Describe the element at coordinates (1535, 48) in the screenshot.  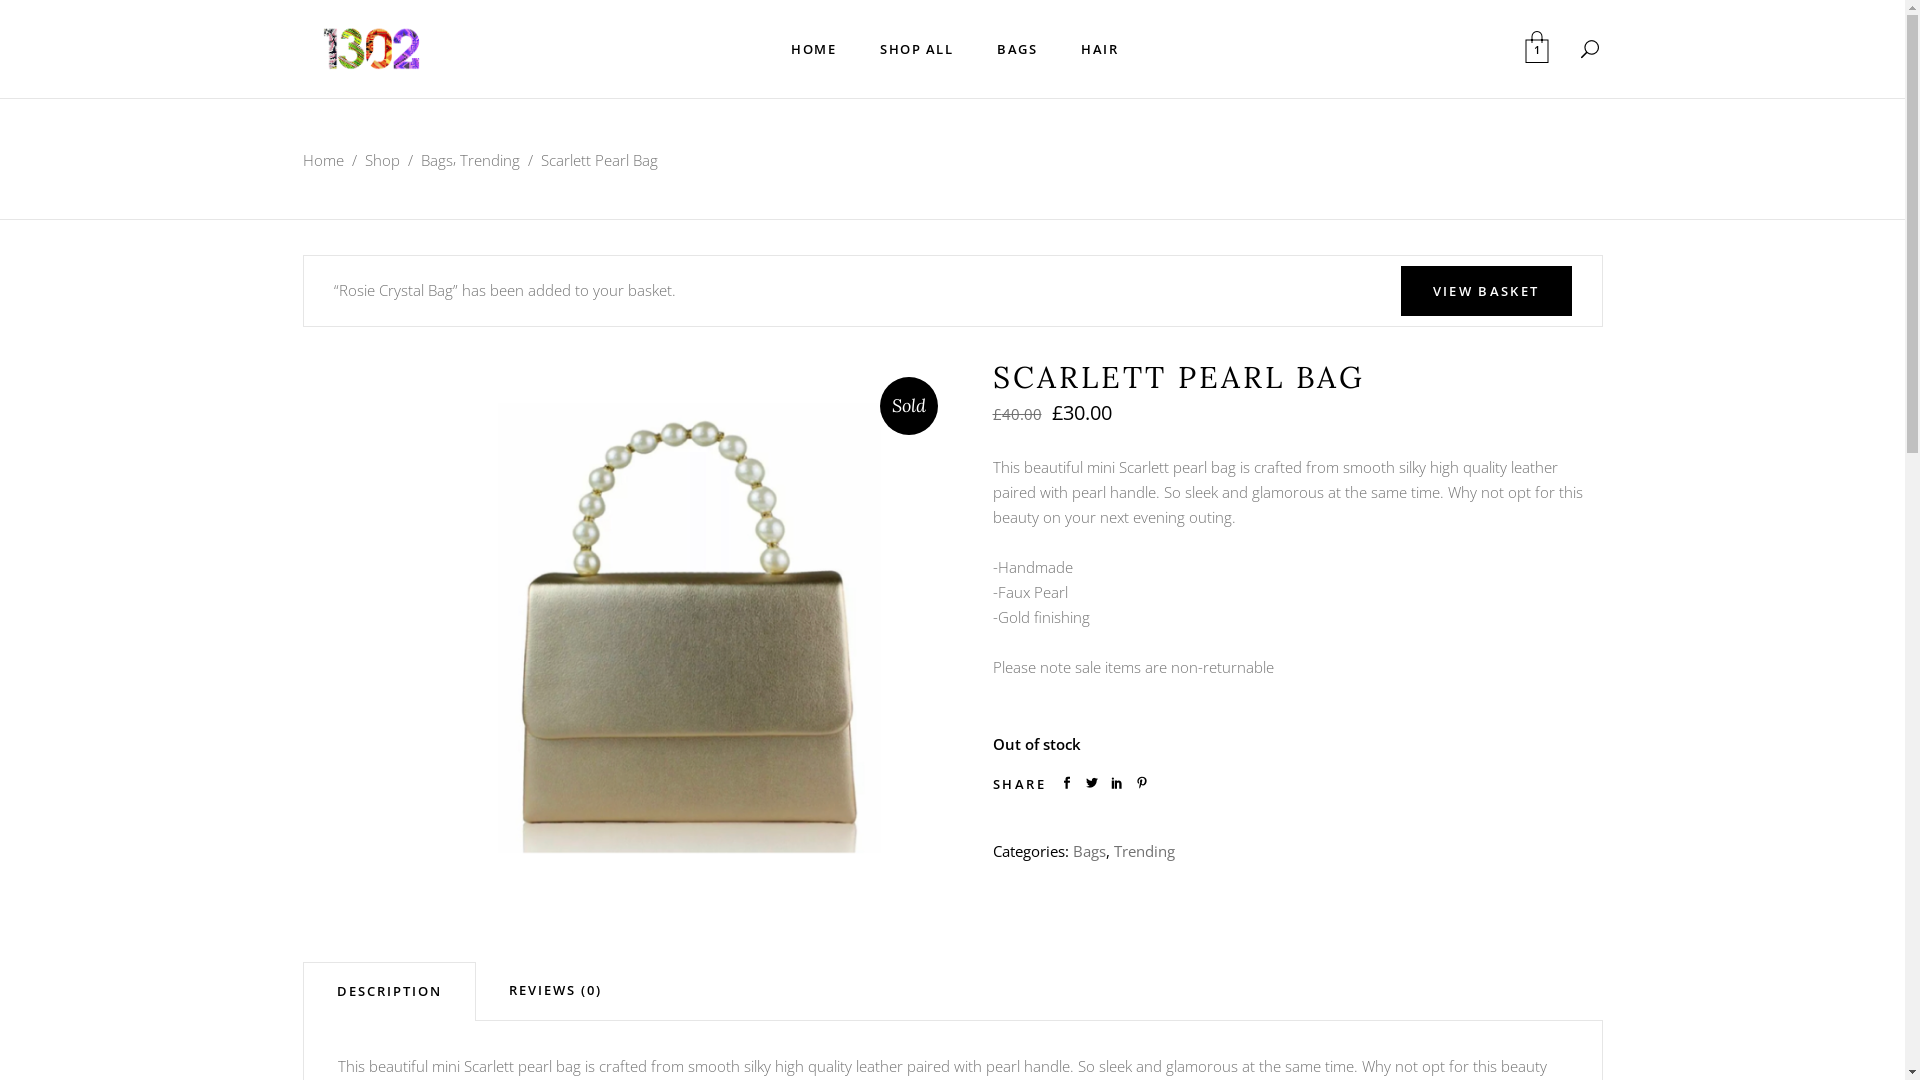
I see `'1'` at that location.